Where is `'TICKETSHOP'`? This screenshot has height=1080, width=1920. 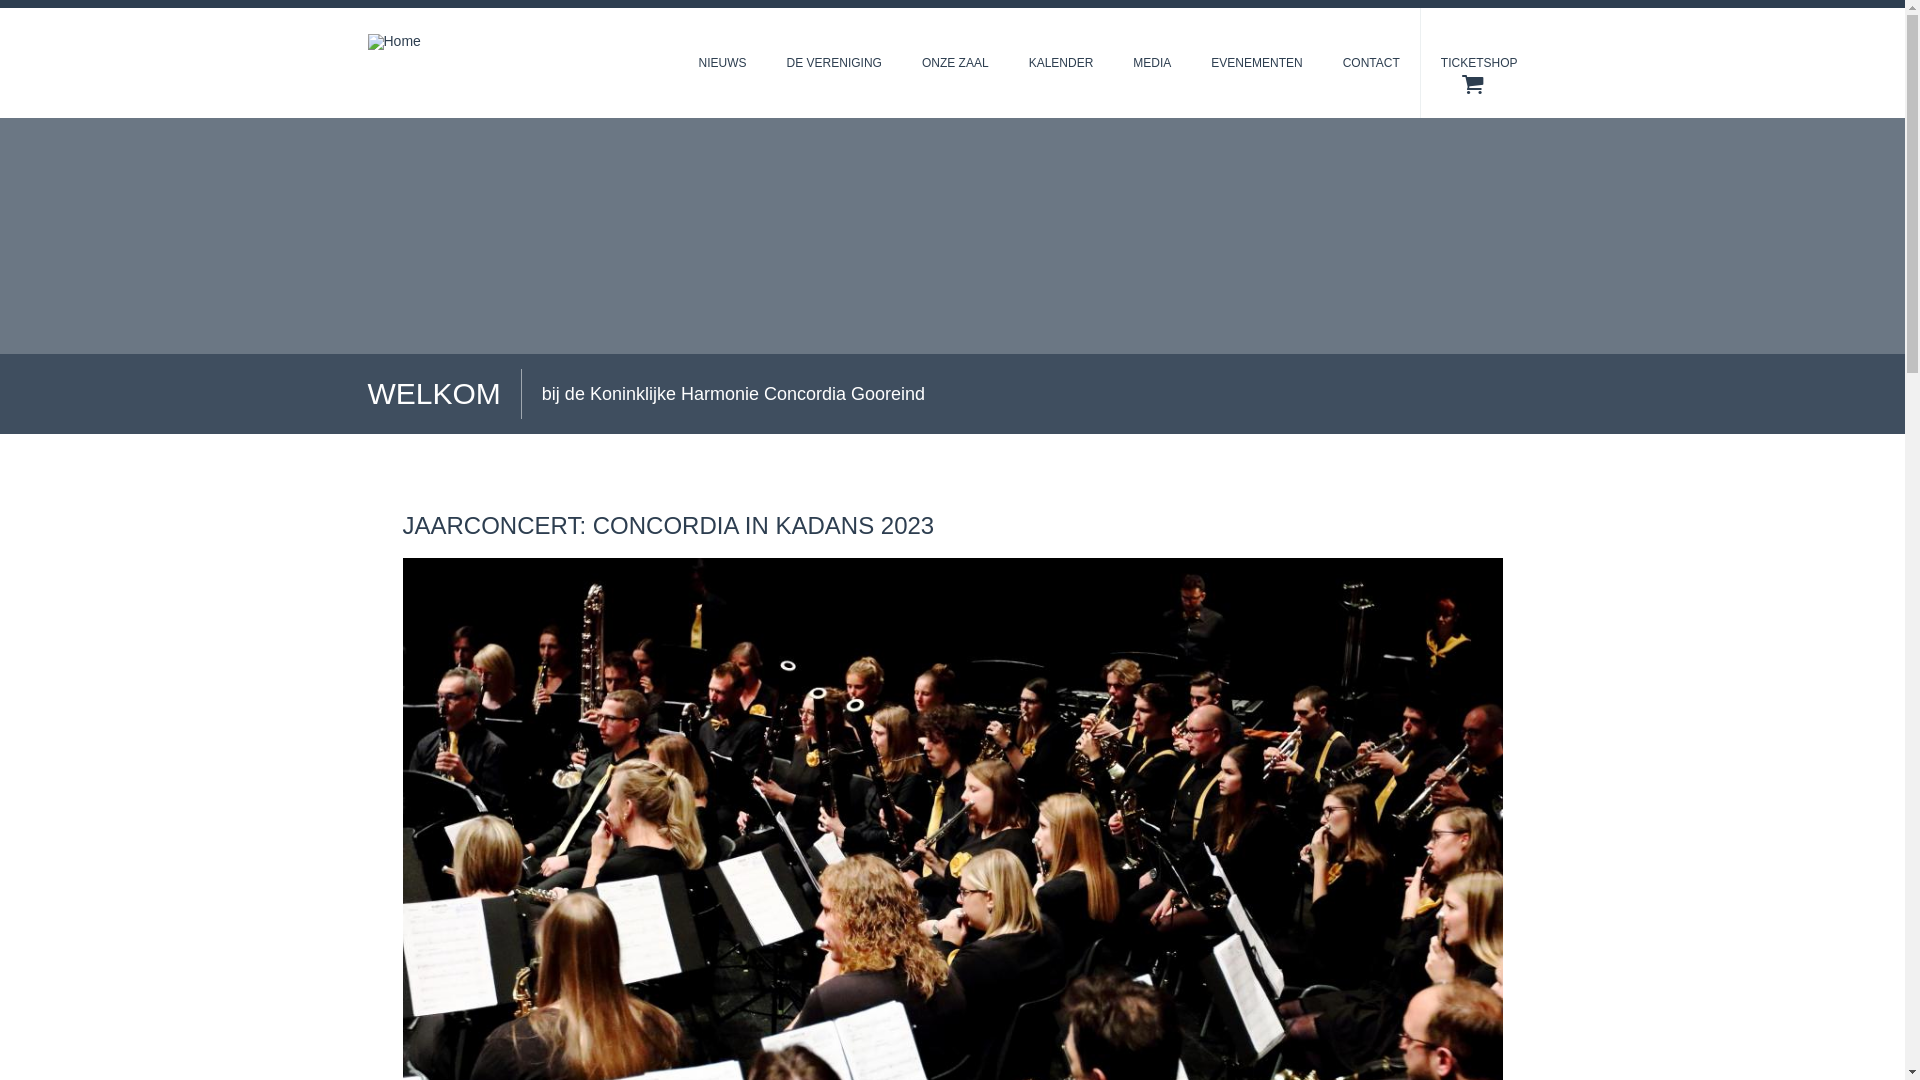 'TICKETSHOP' is located at coordinates (1479, 61).